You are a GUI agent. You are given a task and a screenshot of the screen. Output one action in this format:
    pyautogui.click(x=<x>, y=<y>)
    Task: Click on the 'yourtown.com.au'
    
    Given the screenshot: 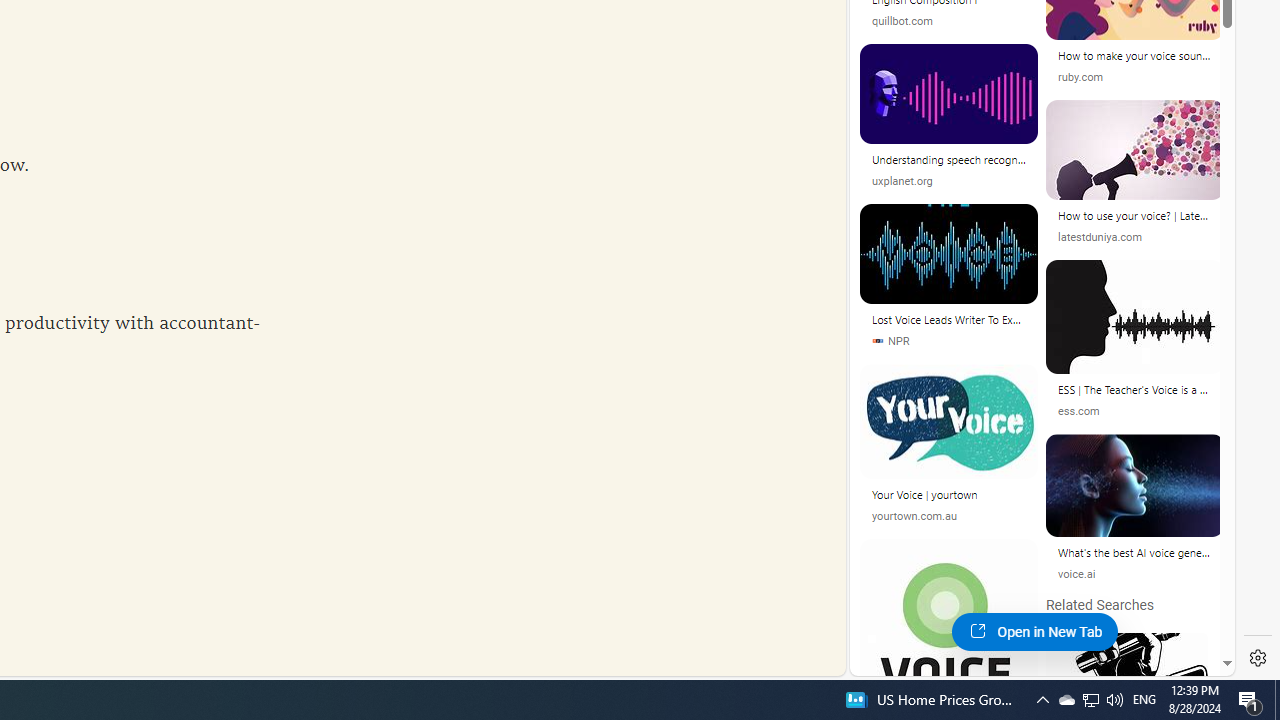 What is the action you would take?
    pyautogui.click(x=913, y=515)
    